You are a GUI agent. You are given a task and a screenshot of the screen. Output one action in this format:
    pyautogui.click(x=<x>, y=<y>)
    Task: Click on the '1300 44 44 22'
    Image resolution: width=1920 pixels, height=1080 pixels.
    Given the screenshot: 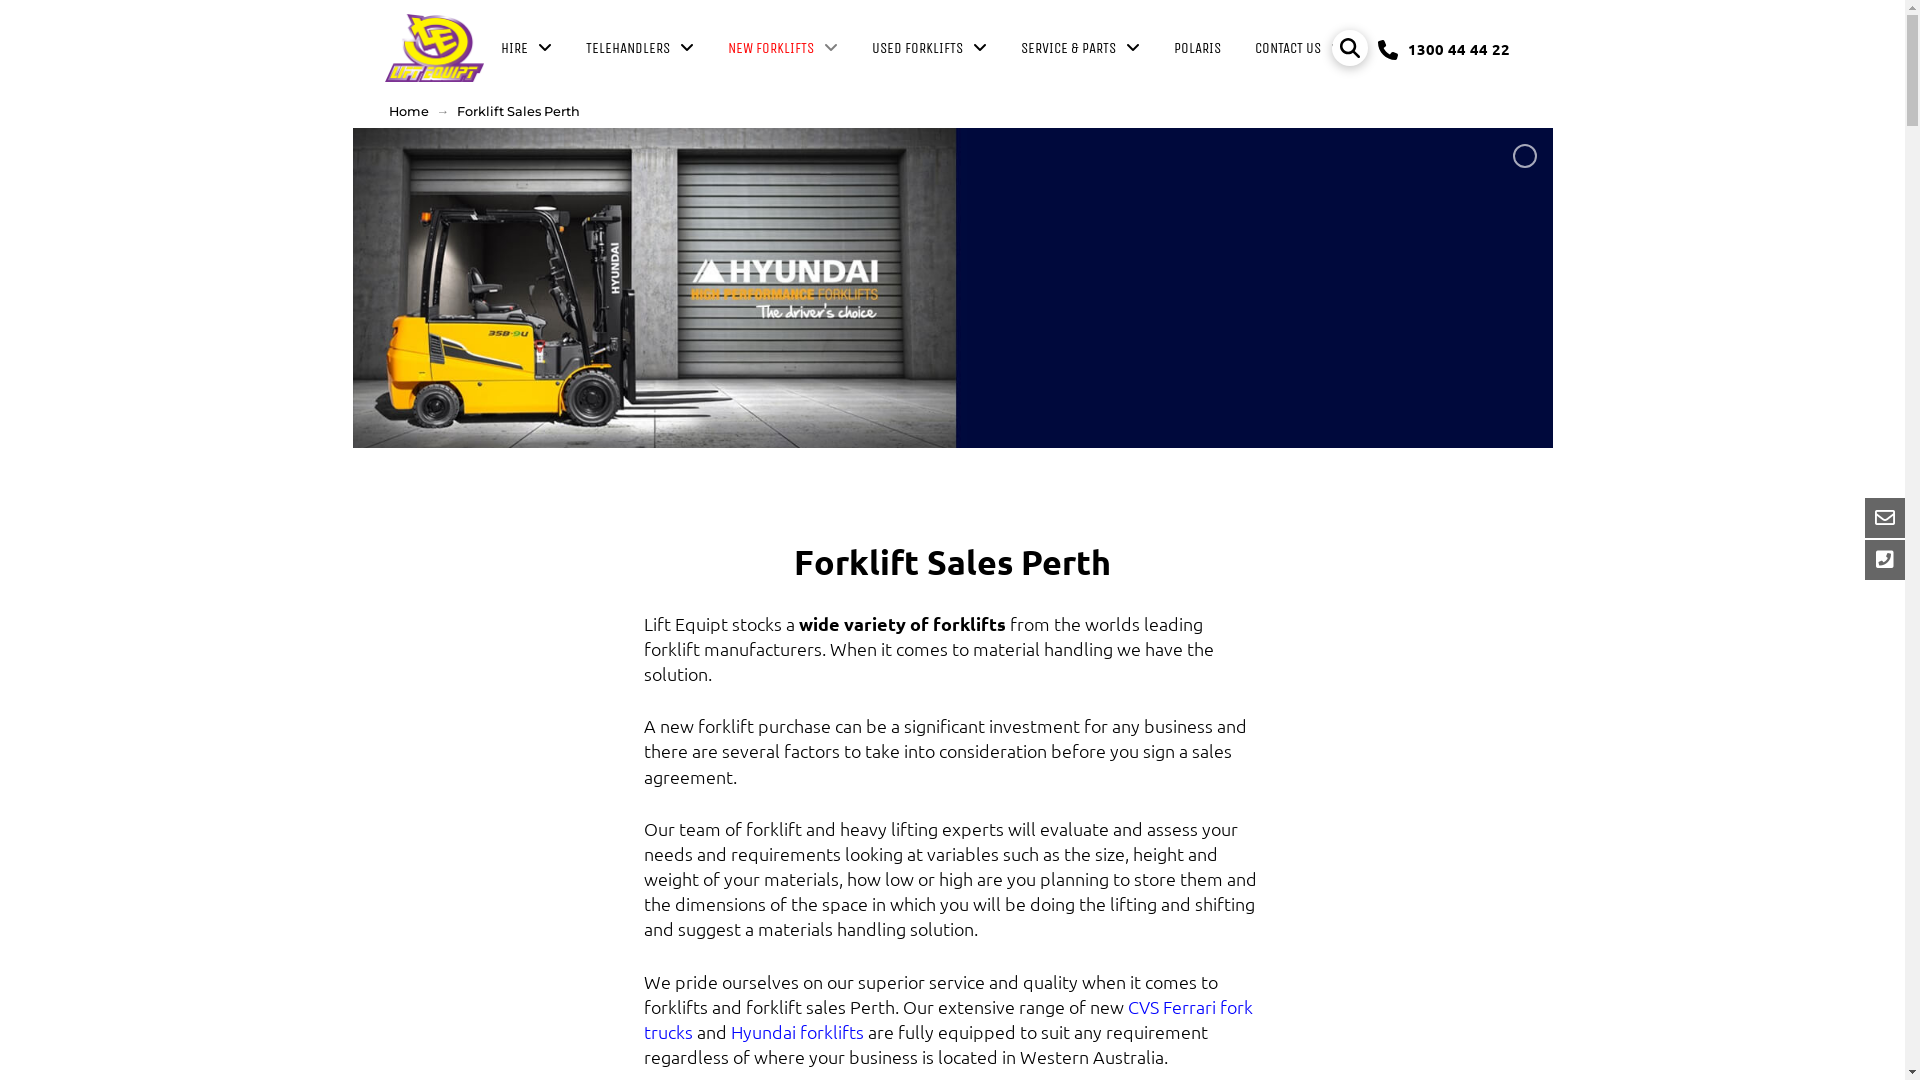 What is the action you would take?
    pyautogui.click(x=1444, y=46)
    